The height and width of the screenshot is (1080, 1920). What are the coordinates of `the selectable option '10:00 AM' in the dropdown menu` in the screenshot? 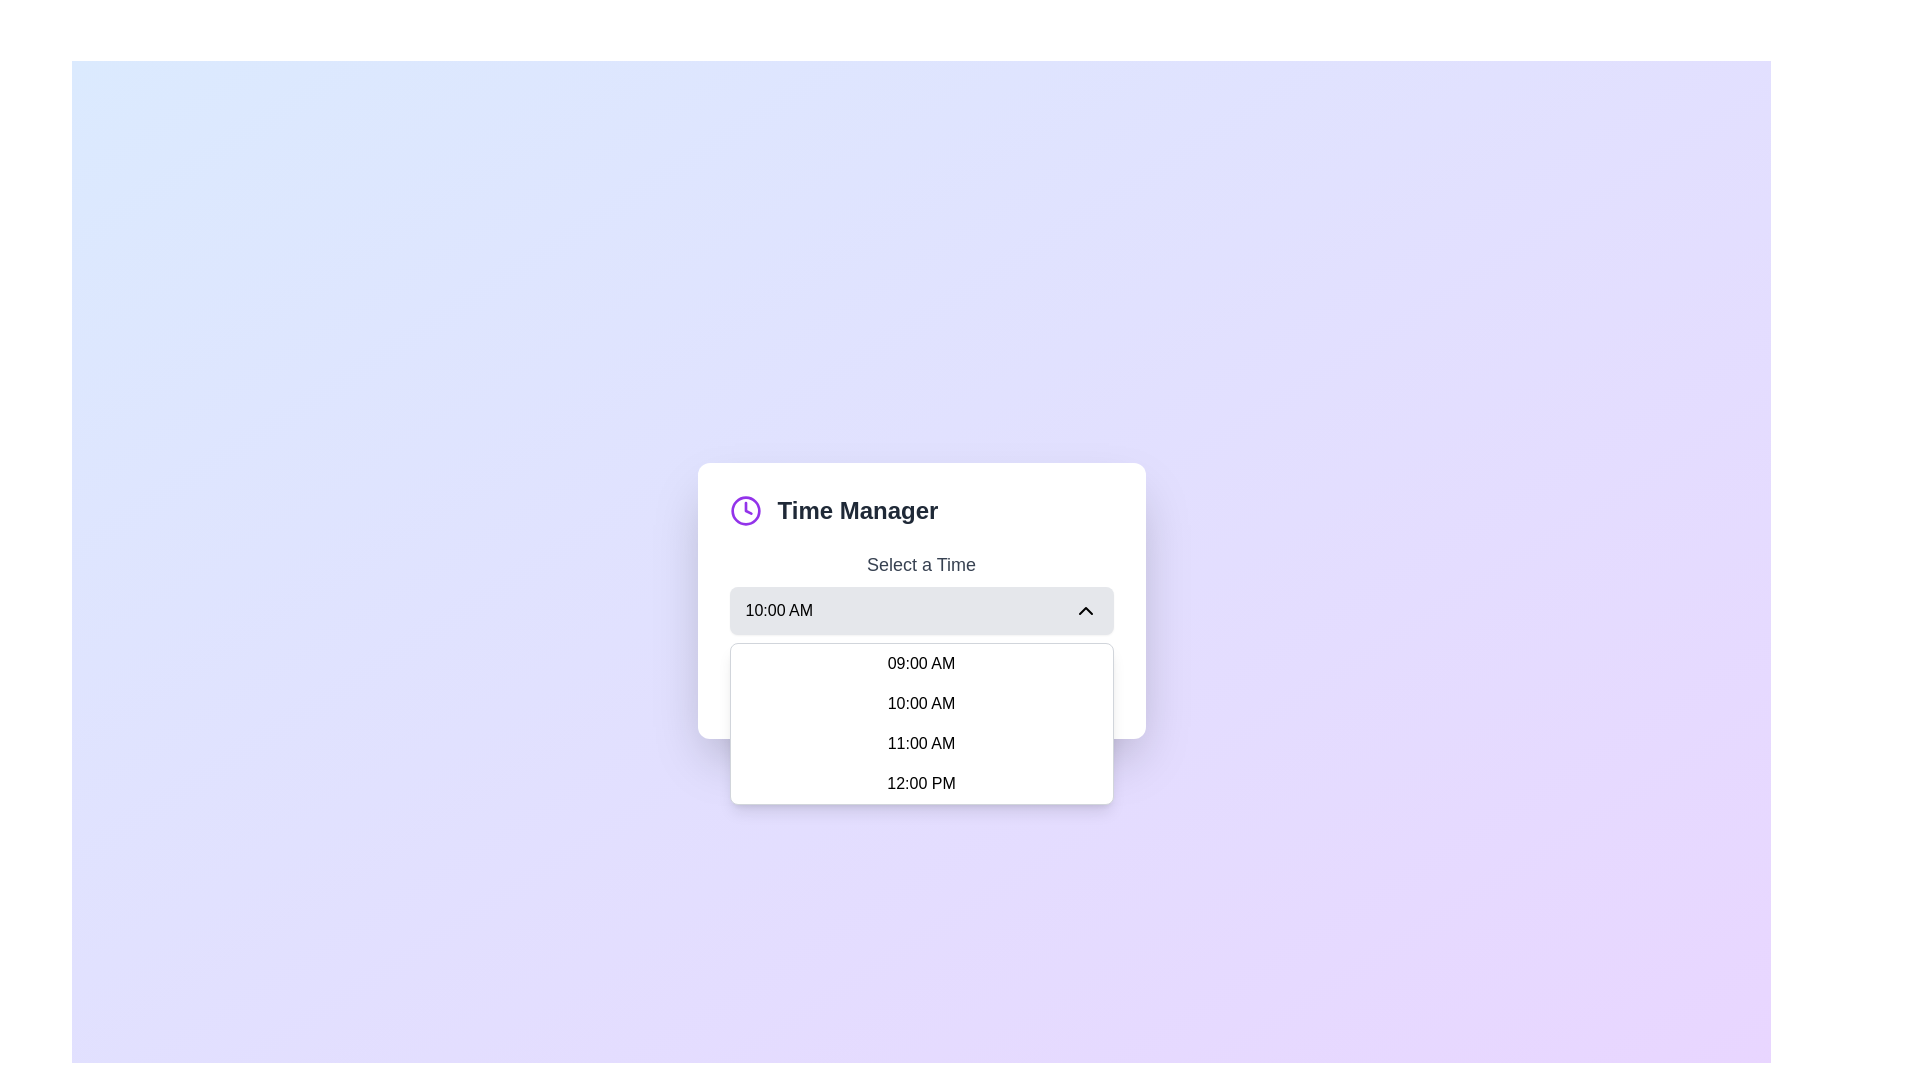 It's located at (920, 703).